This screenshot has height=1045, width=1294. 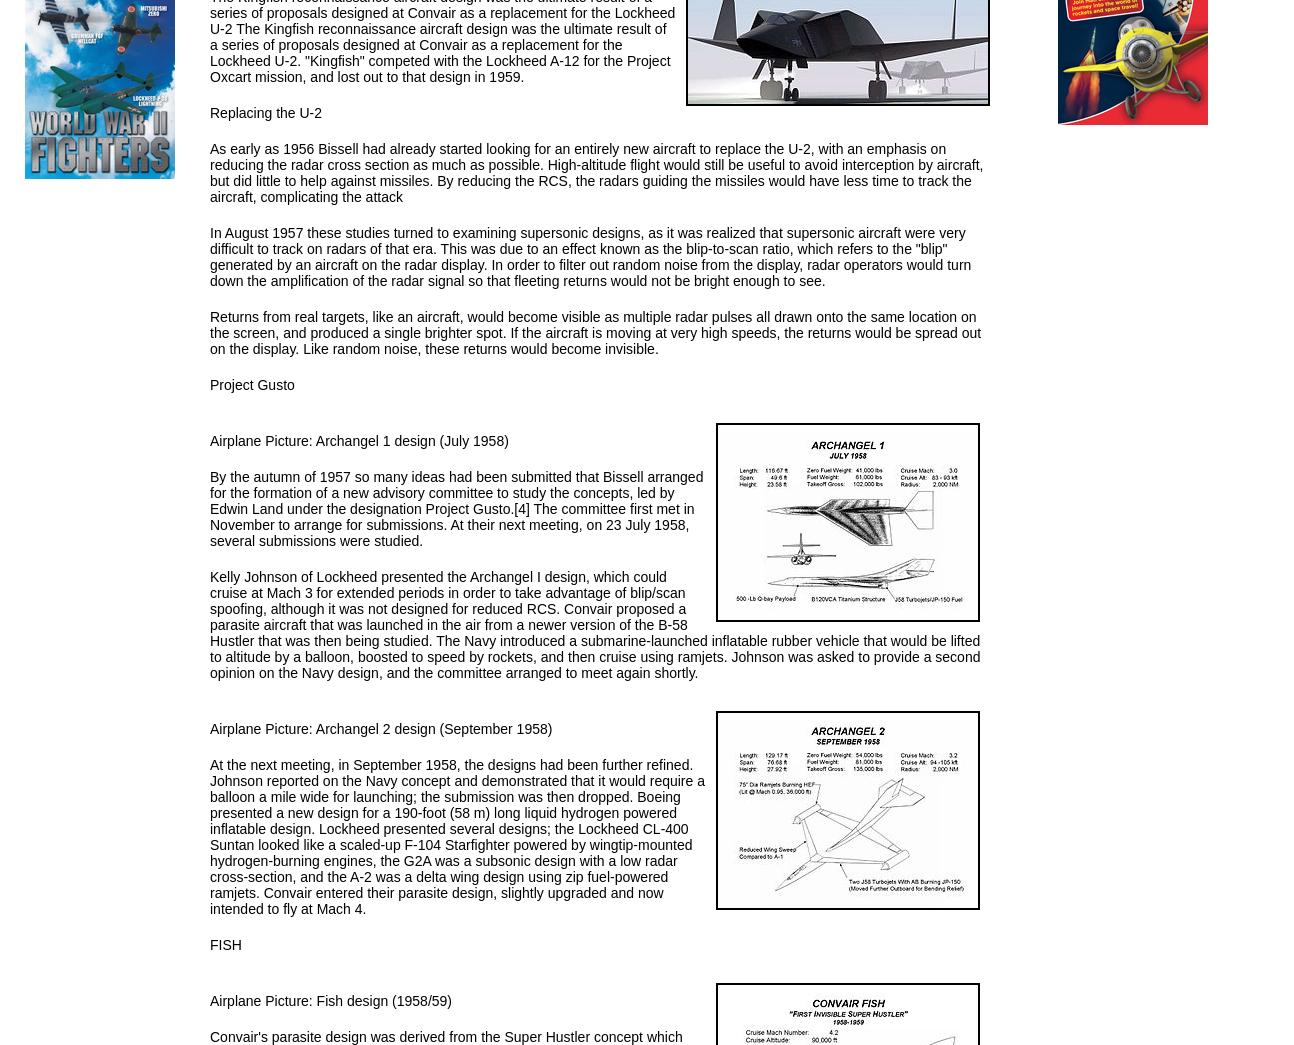 I want to click on 'By the autumn of 1957 so many ideas had been submitted that Bissell arranged for the formation of a new advisory committee to study the concepts, led
by Edwin Land under the designation Project Gusto.[4] The committee first met in November to arrange for submissions. At their next meeting, on 23 July
1958, several submissions were studied.', so click(x=455, y=508).